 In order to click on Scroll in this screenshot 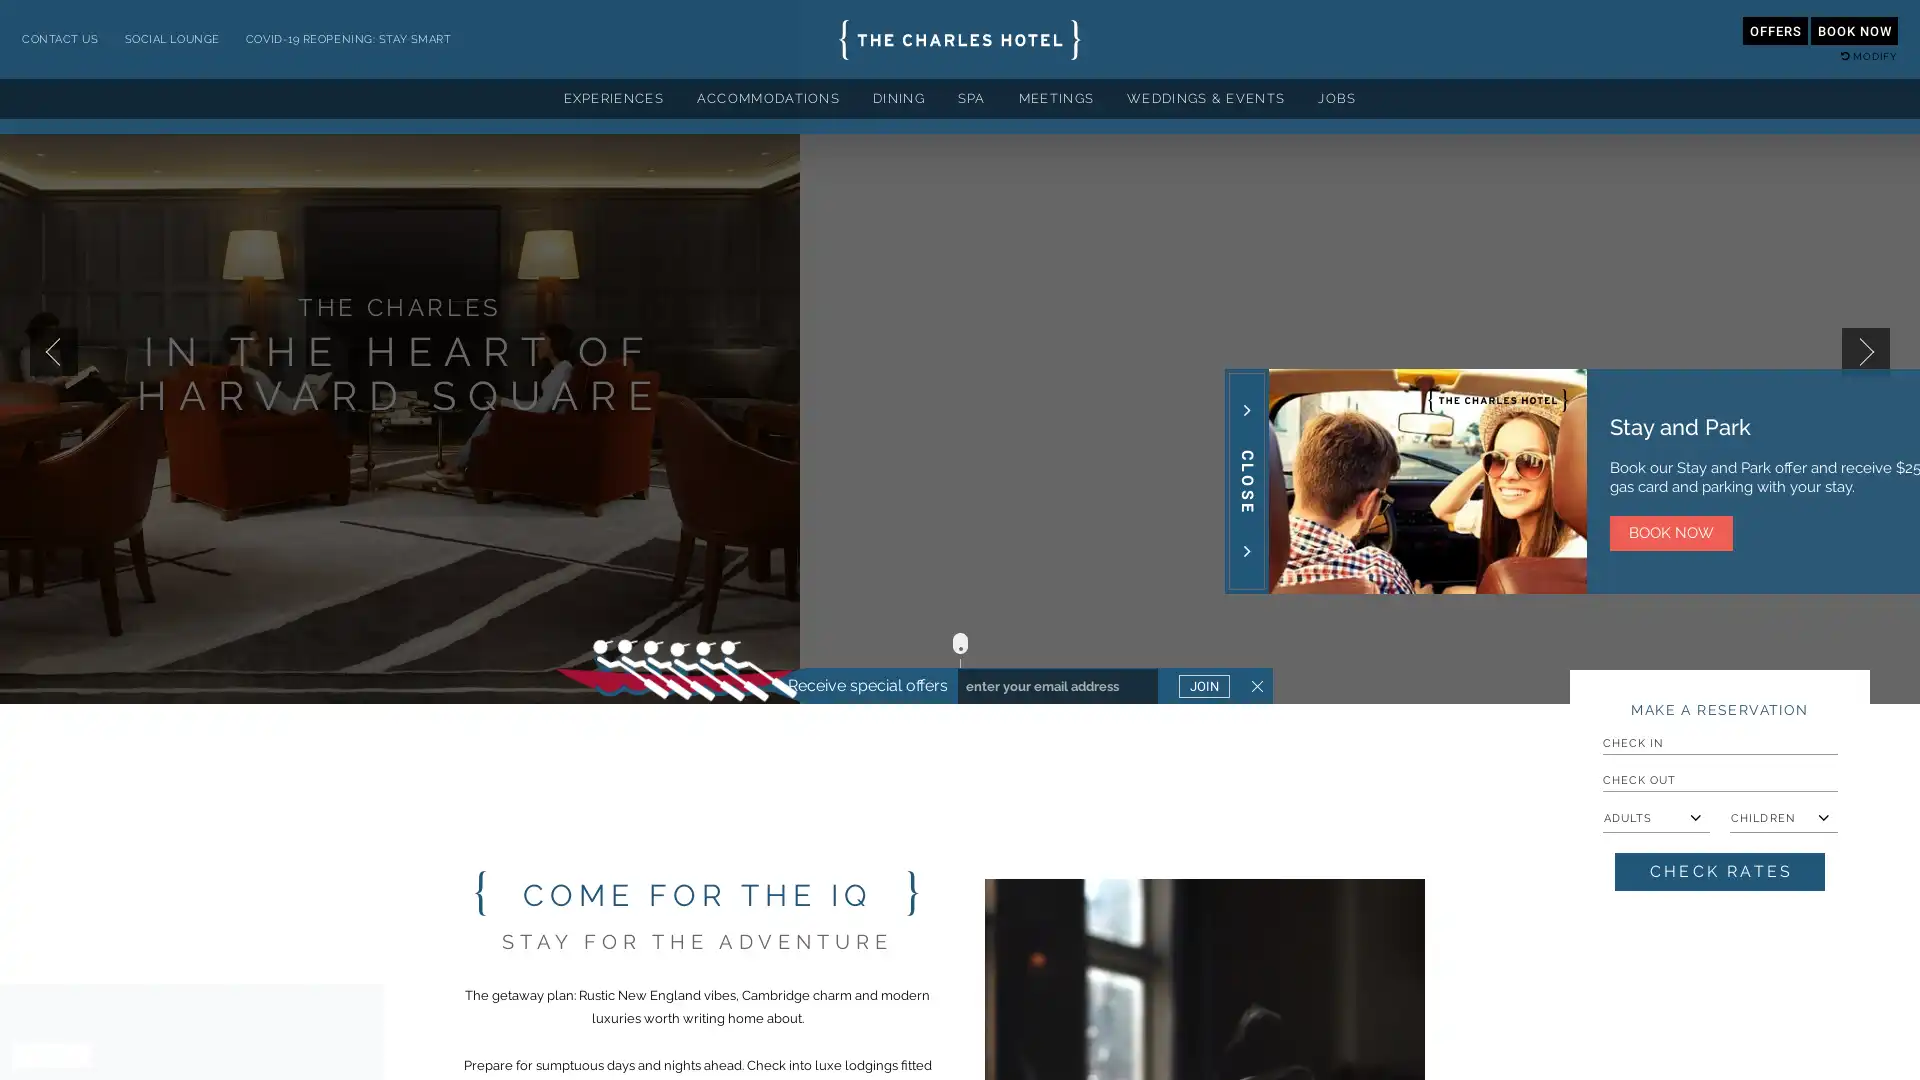, I will do `click(960, 643)`.